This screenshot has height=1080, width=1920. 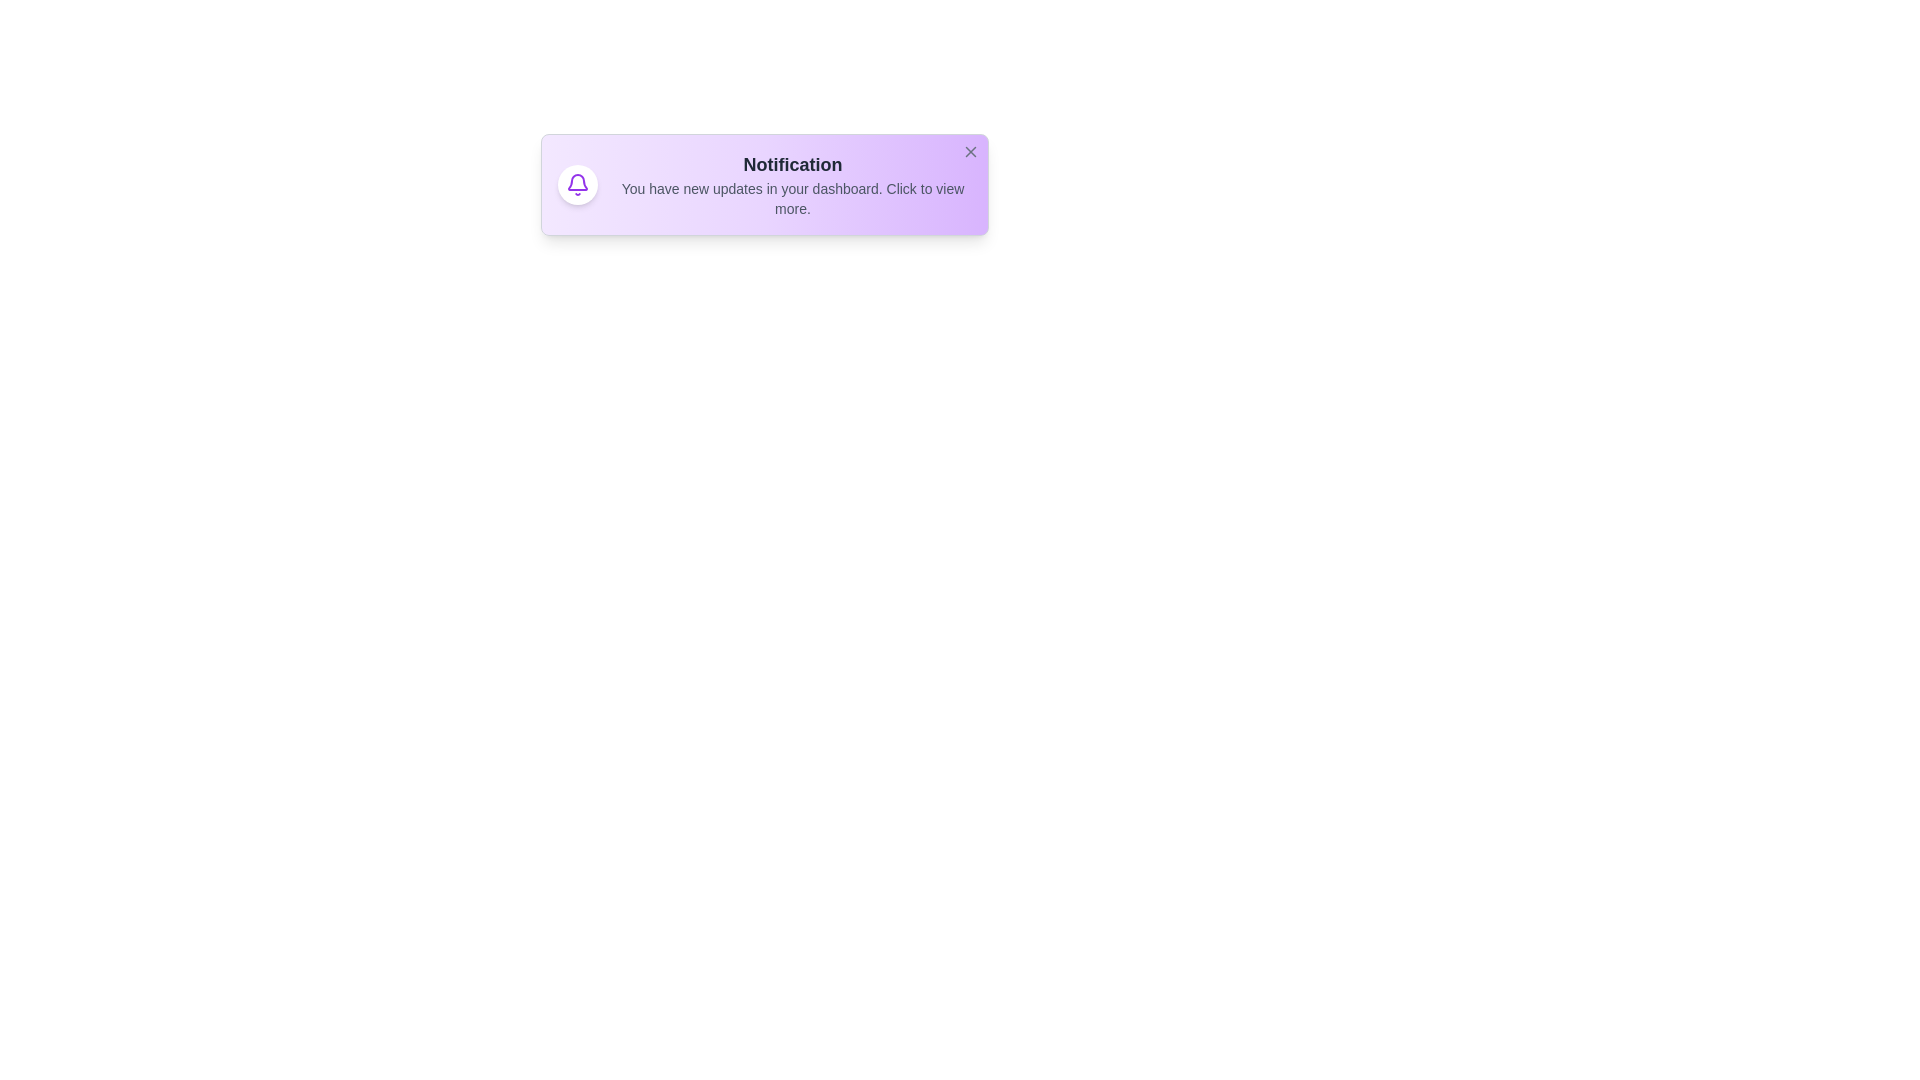 I want to click on the close button icon, which is gray in color and shaped like an 'X', located at the top-right corner of the notification card adjacent to the 'Notification' text, so click(x=970, y=150).